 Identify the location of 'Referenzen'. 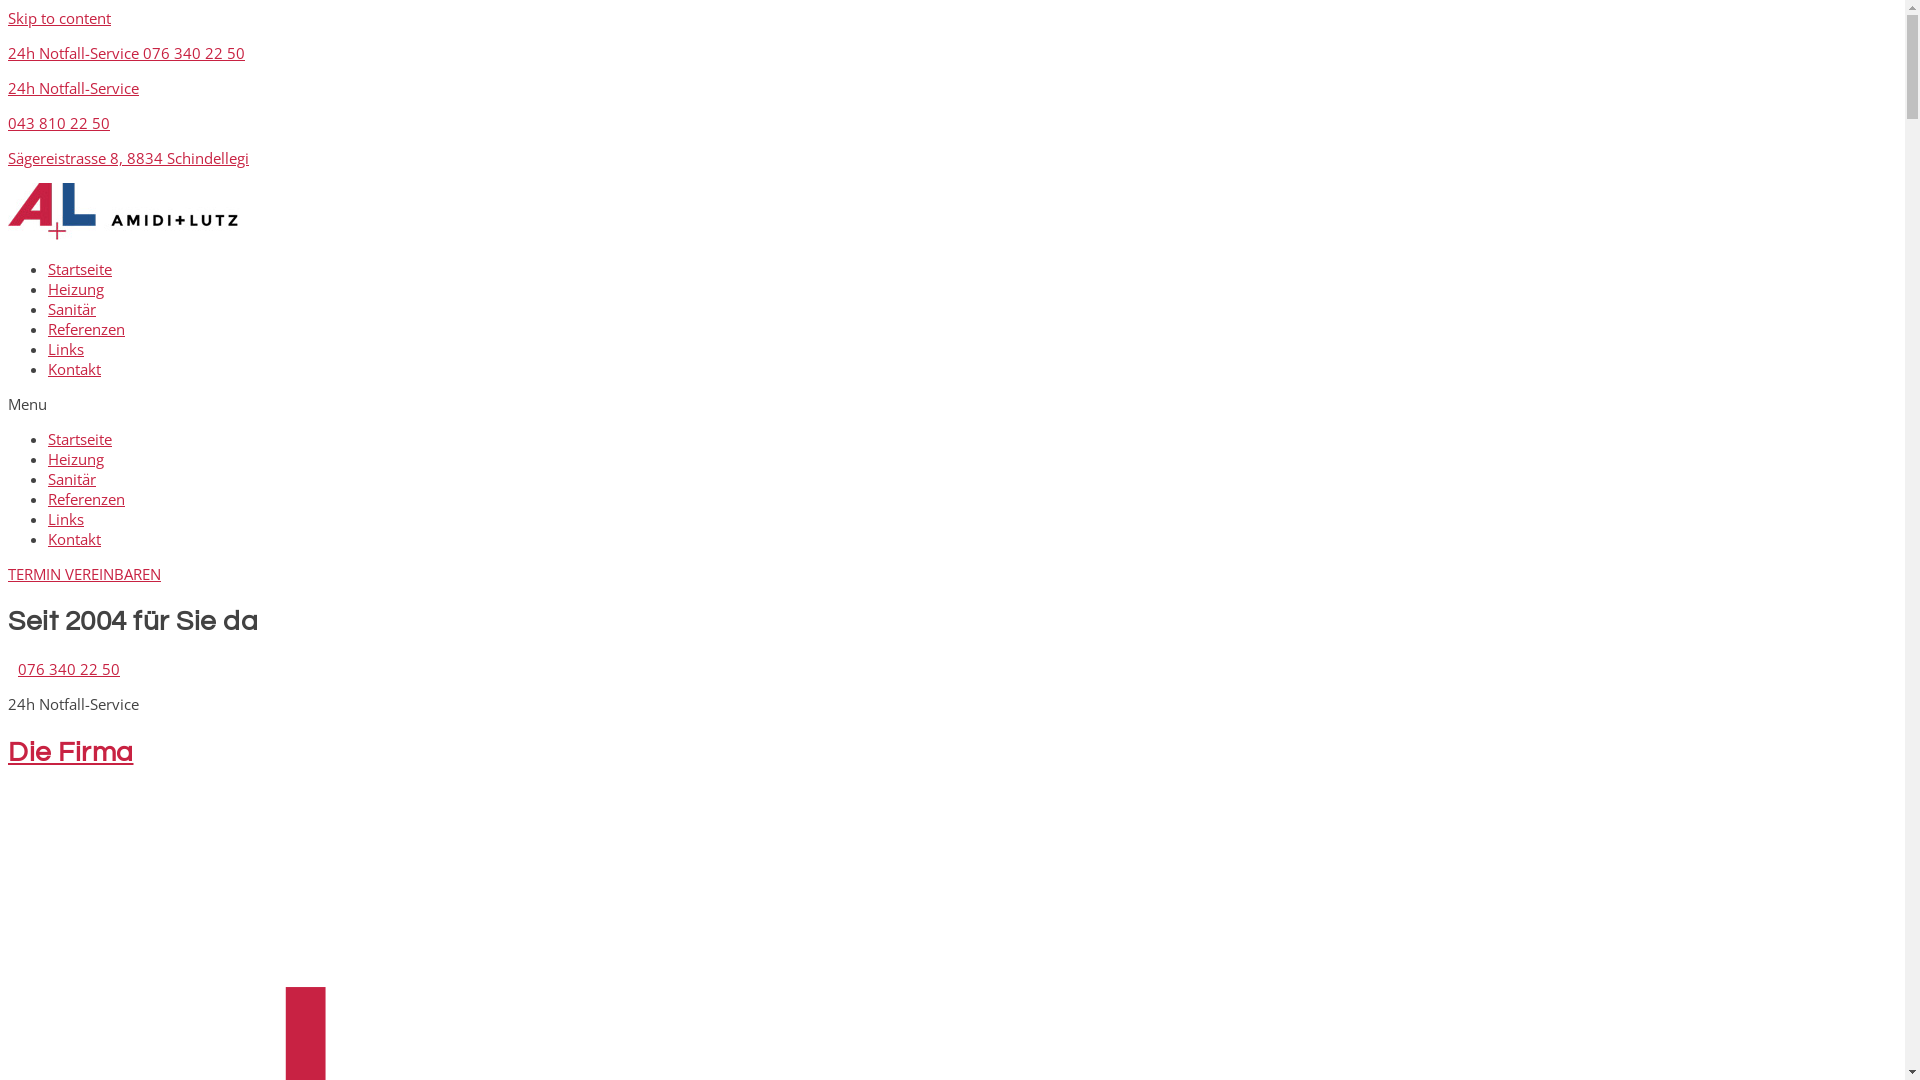
(85, 497).